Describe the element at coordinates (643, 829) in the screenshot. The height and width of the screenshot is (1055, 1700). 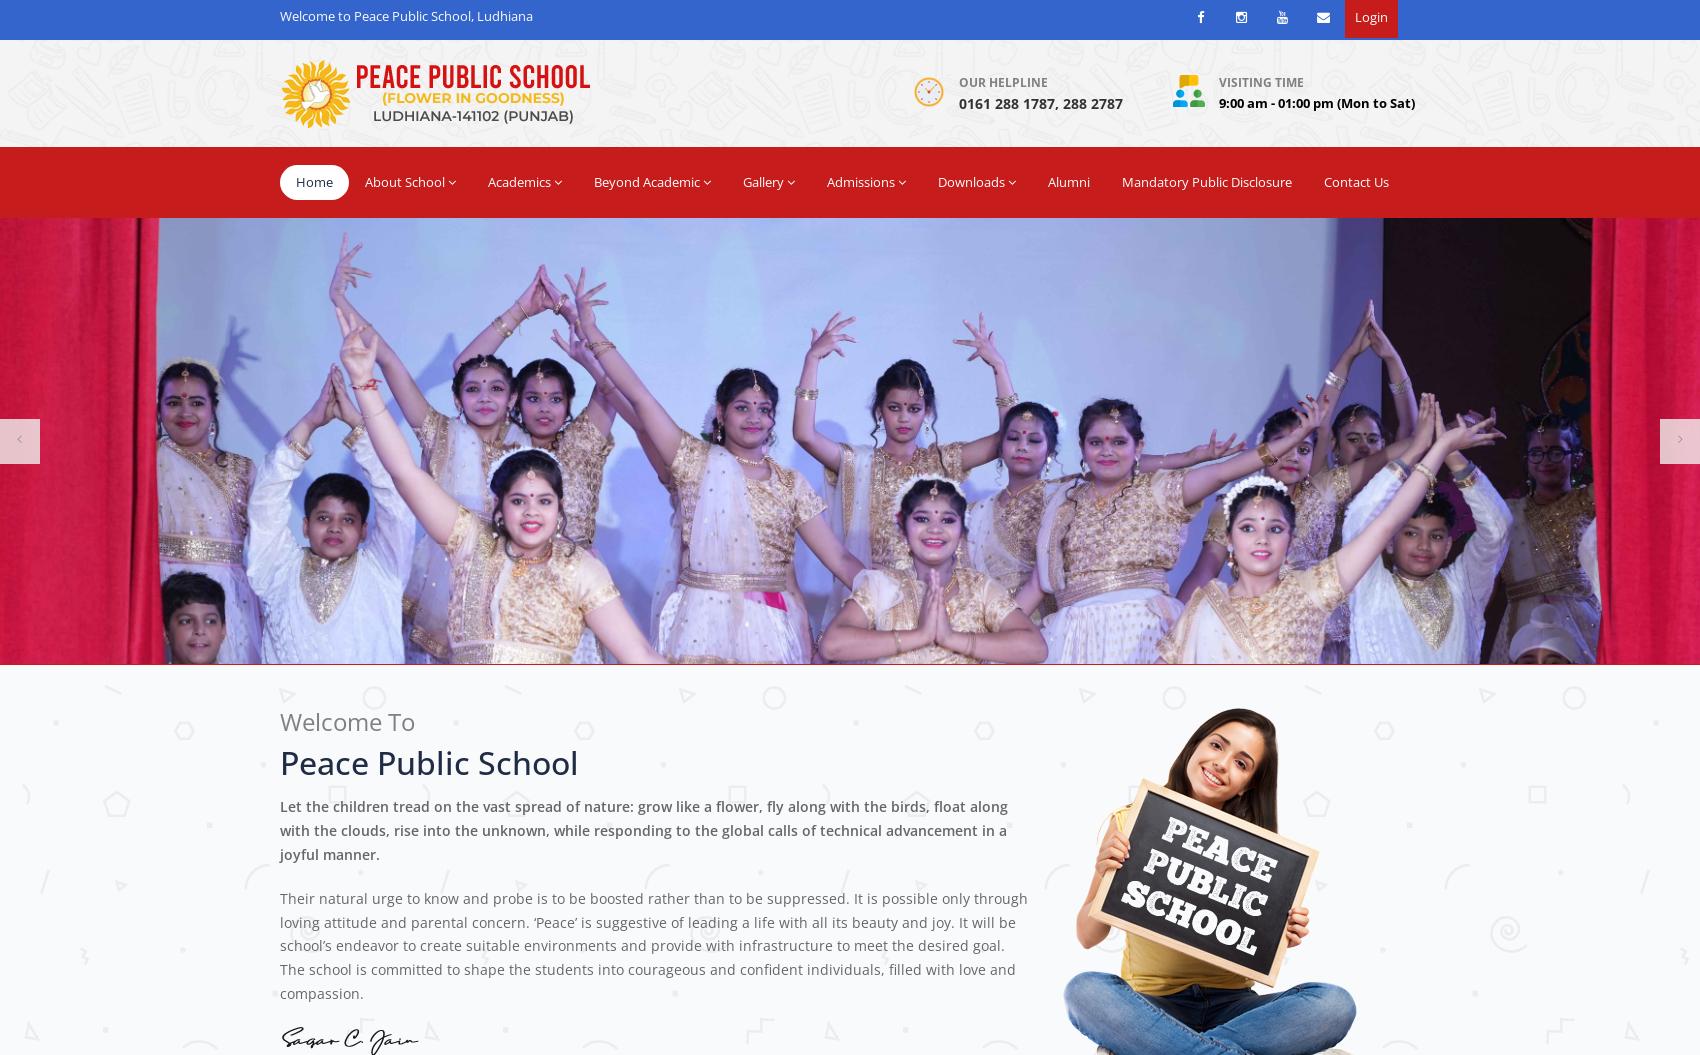
I see `'Let the children tread on the vast spread of nature: grow like a flower, fly along with the birds, float along with the clouds, rise into the unknown, while responding to the global calls of technical advancement in a joyful manner.'` at that location.